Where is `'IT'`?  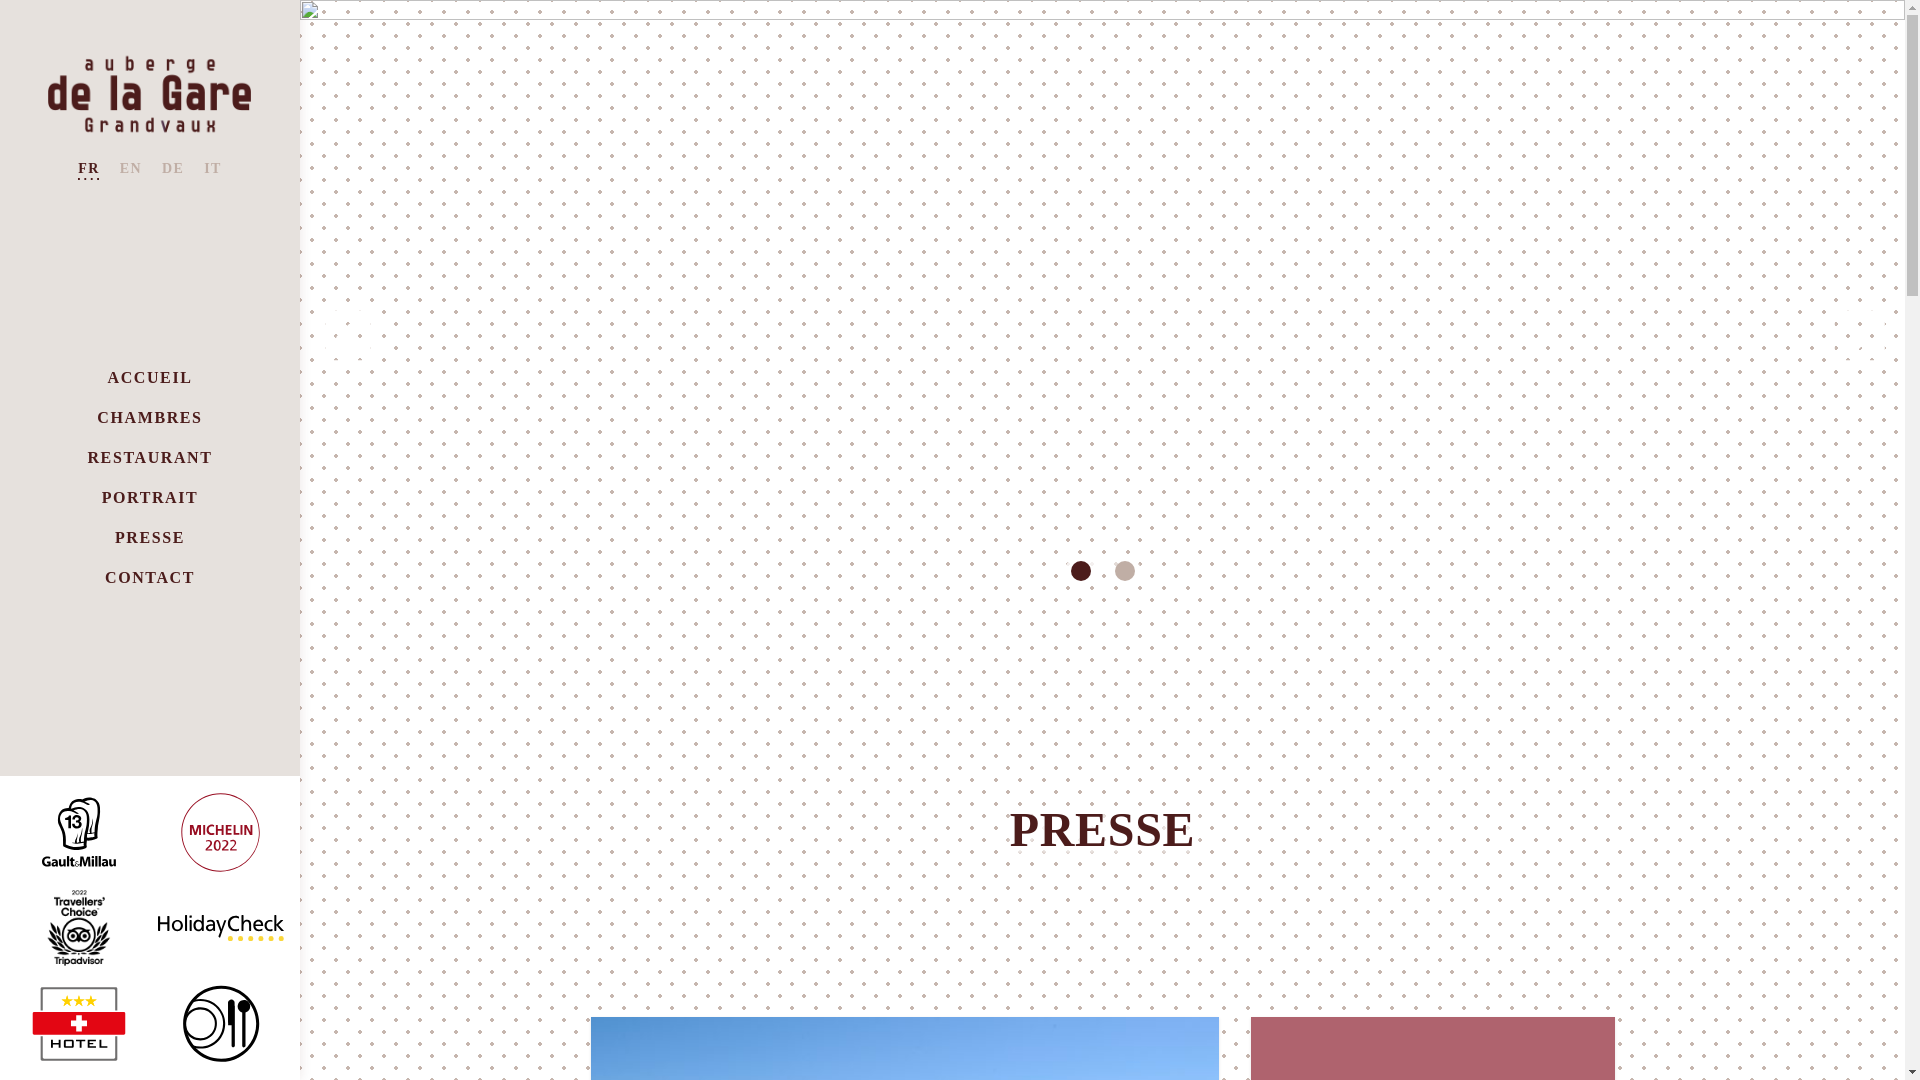 'IT' is located at coordinates (212, 168).